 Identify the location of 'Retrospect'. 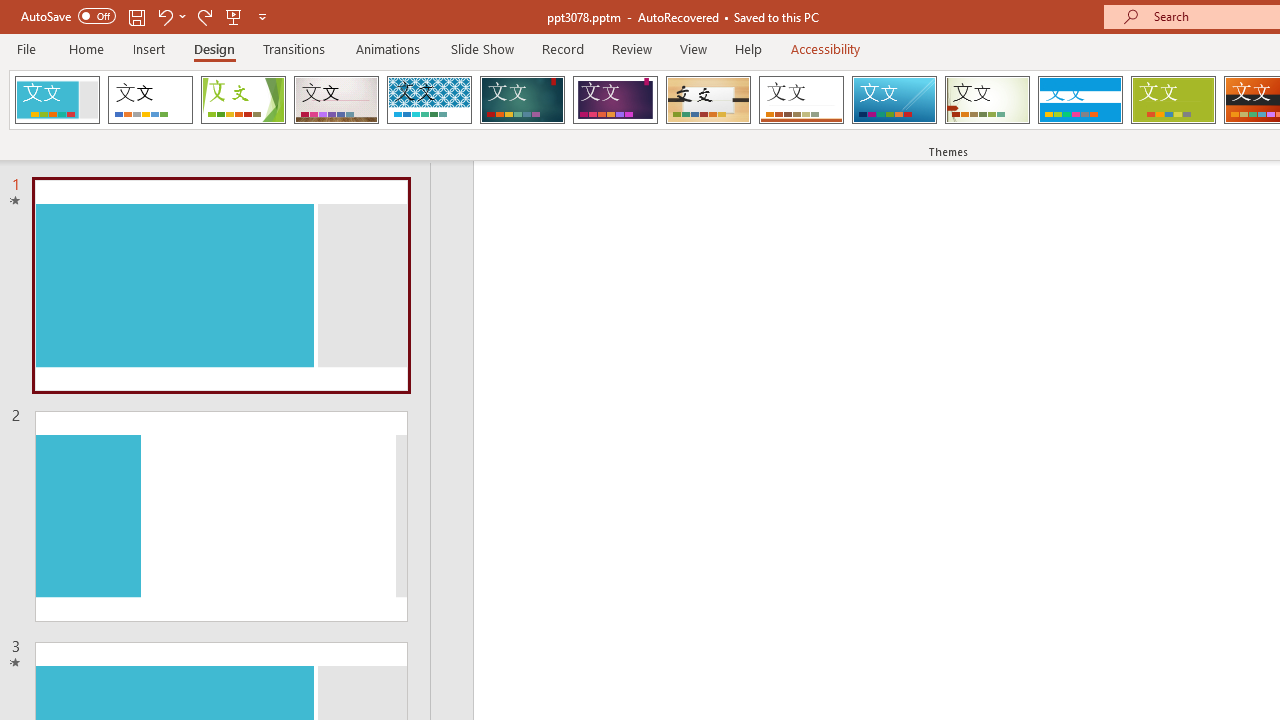
(801, 100).